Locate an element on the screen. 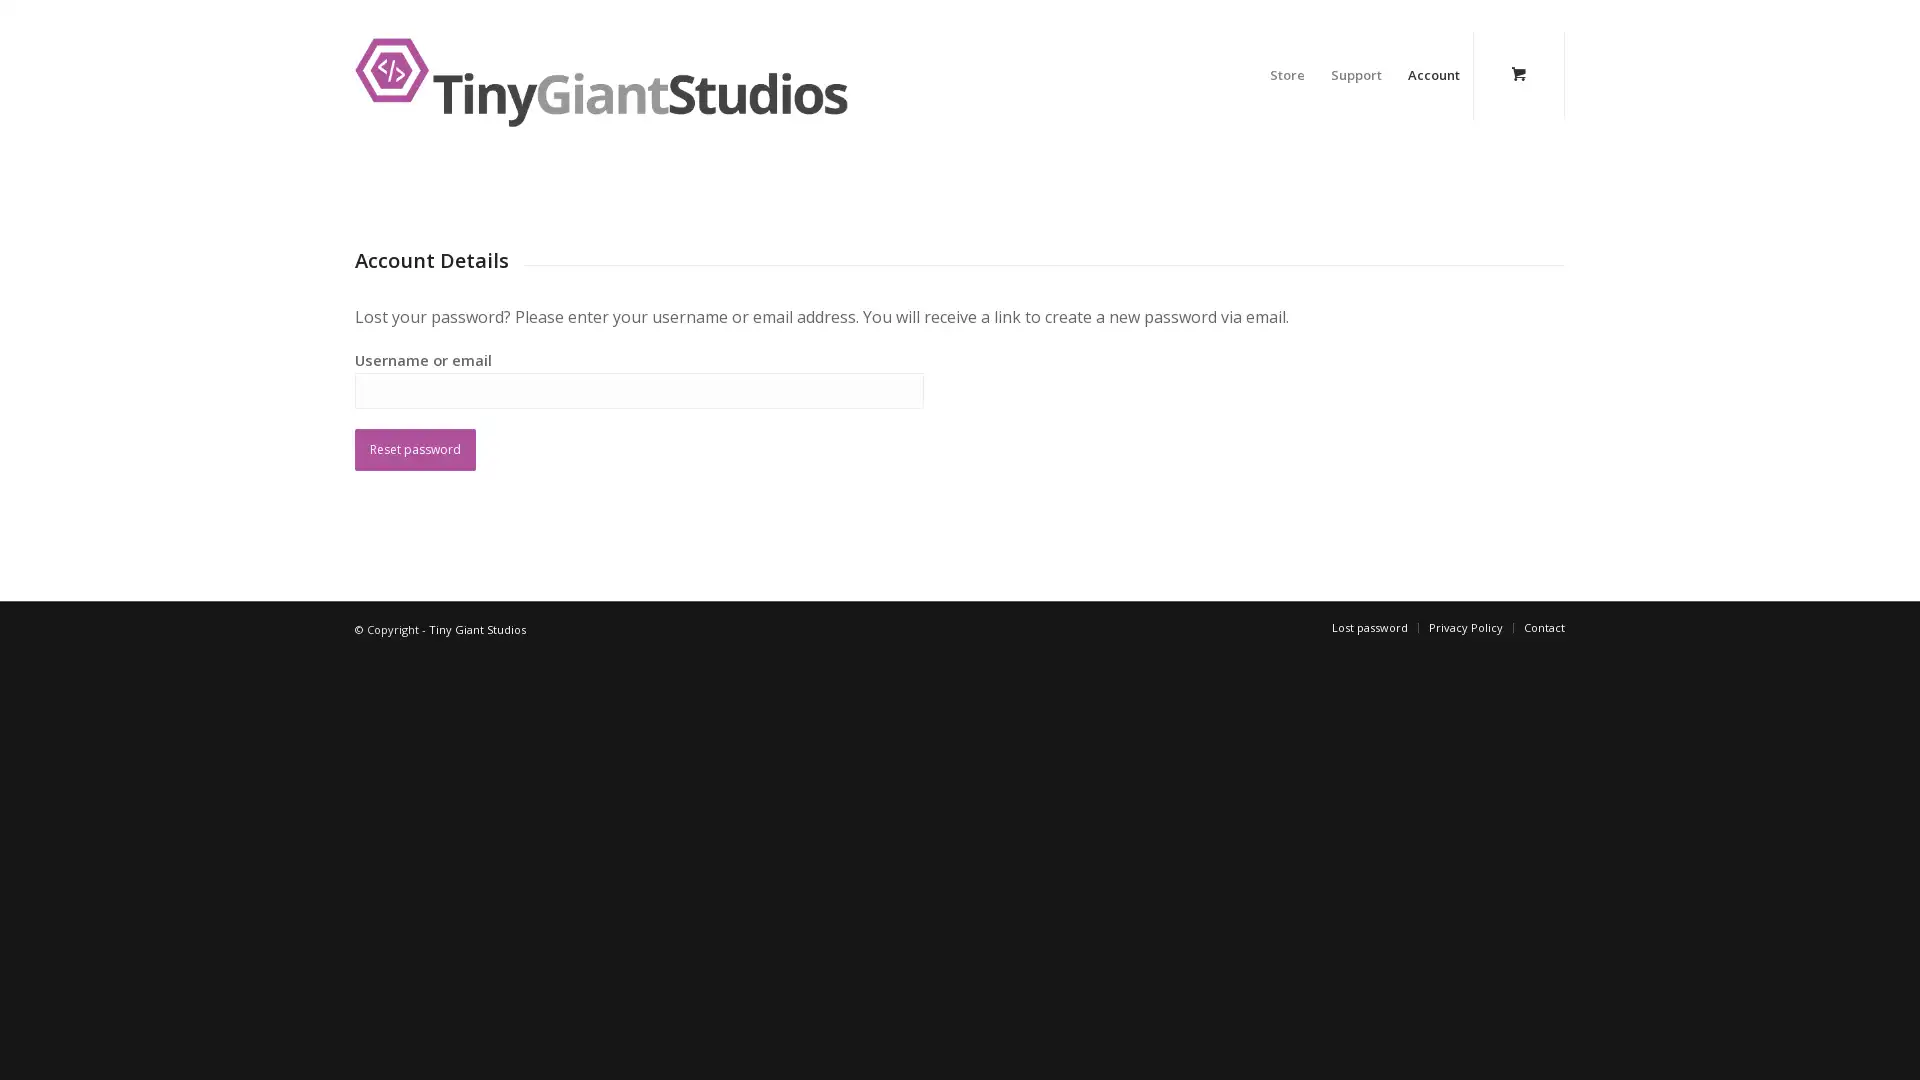 The height and width of the screenshot is (1080, 1920). Reset password is located at coordinates (414, 689).